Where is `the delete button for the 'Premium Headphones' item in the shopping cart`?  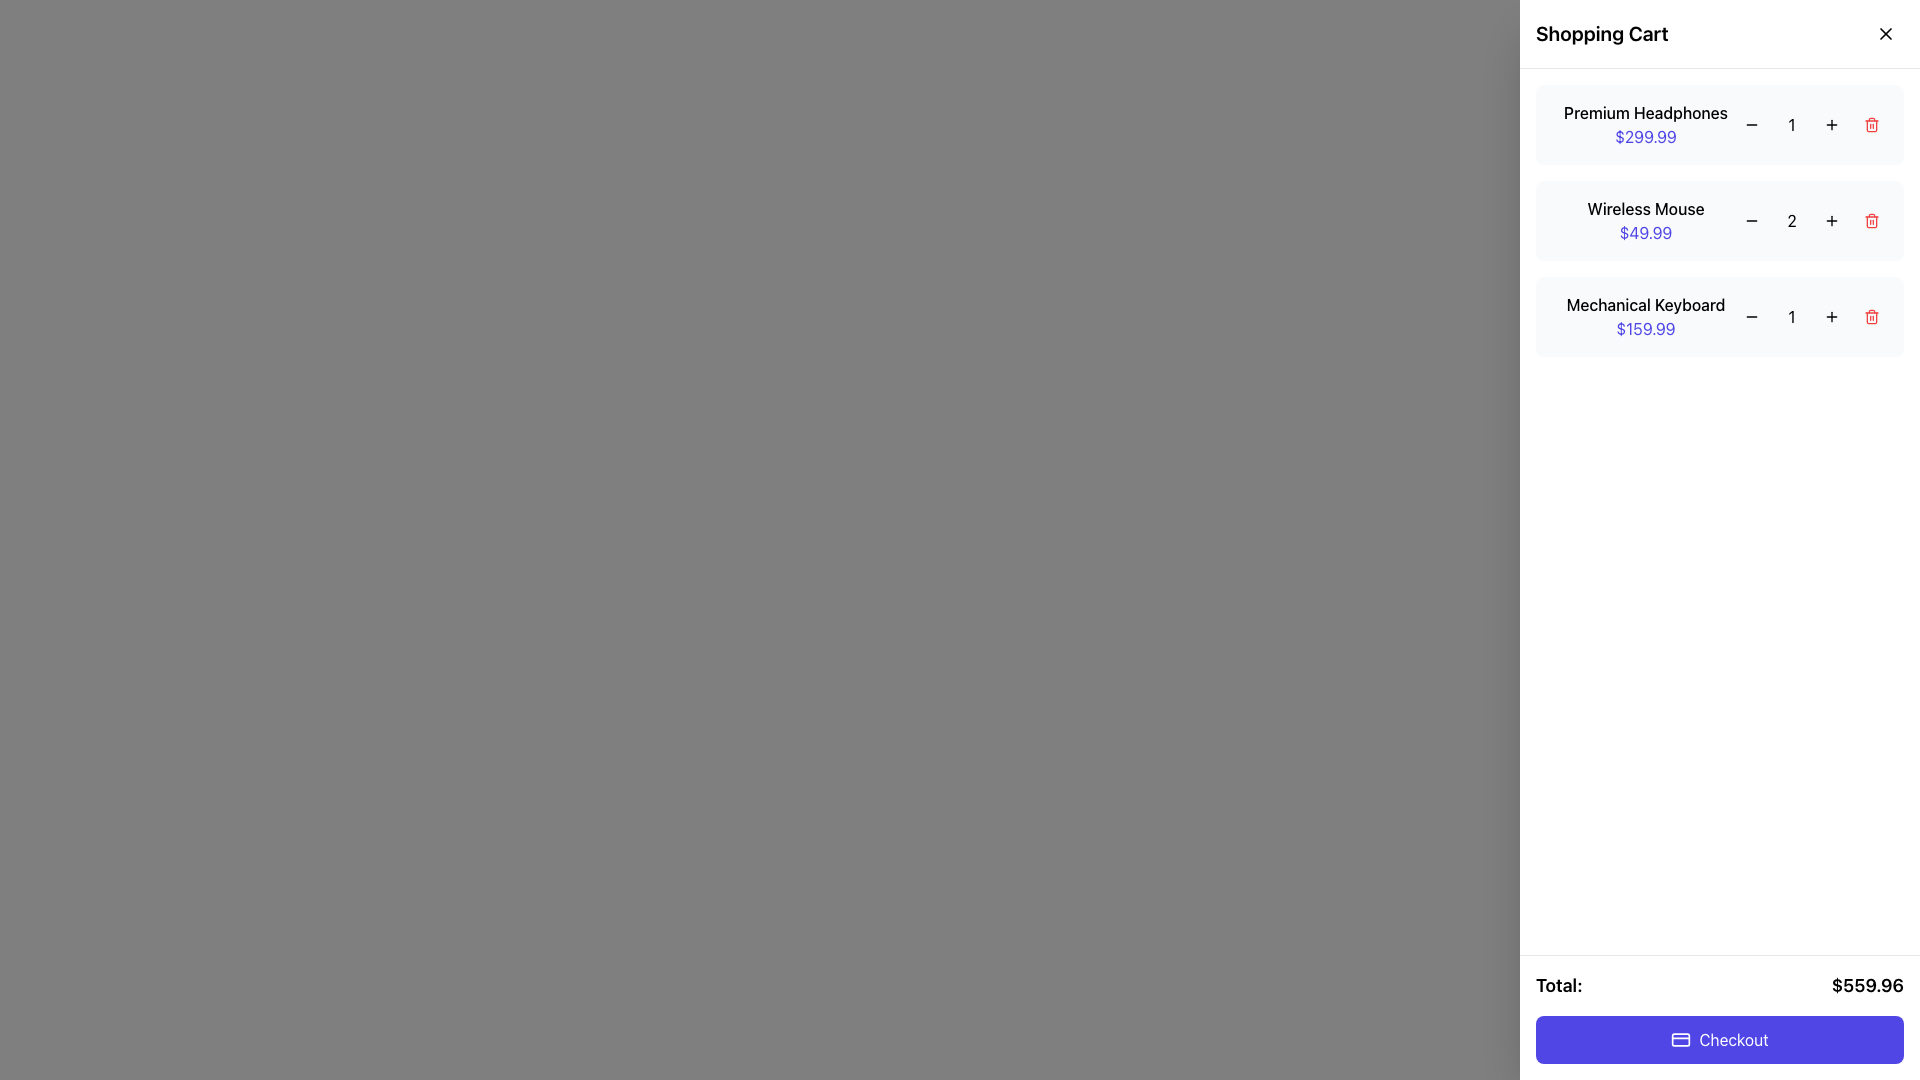
the delete button for the 'Premium Headphones' item in the shopping cart is located at coordinates (1871, 124).